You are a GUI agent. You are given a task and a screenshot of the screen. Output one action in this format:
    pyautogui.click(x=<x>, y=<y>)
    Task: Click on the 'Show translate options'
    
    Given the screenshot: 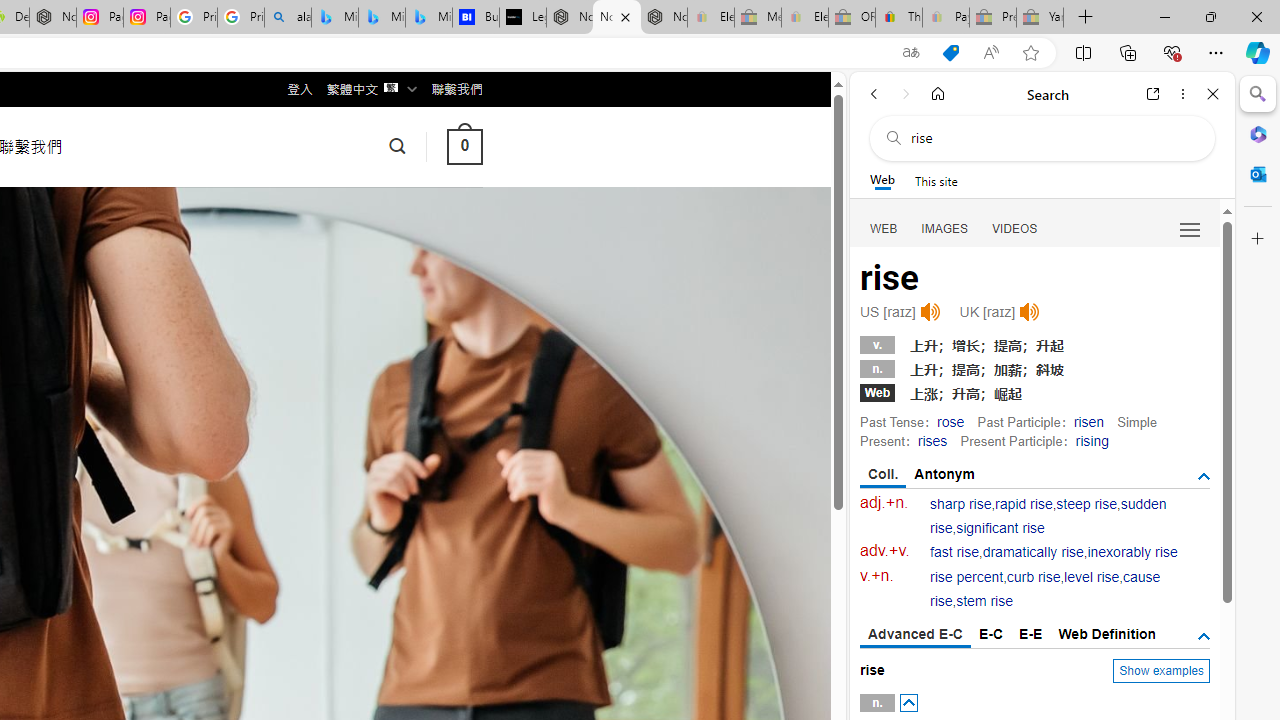 What is the action you would take?
    pyautogui.click(x=909, y=52)
    